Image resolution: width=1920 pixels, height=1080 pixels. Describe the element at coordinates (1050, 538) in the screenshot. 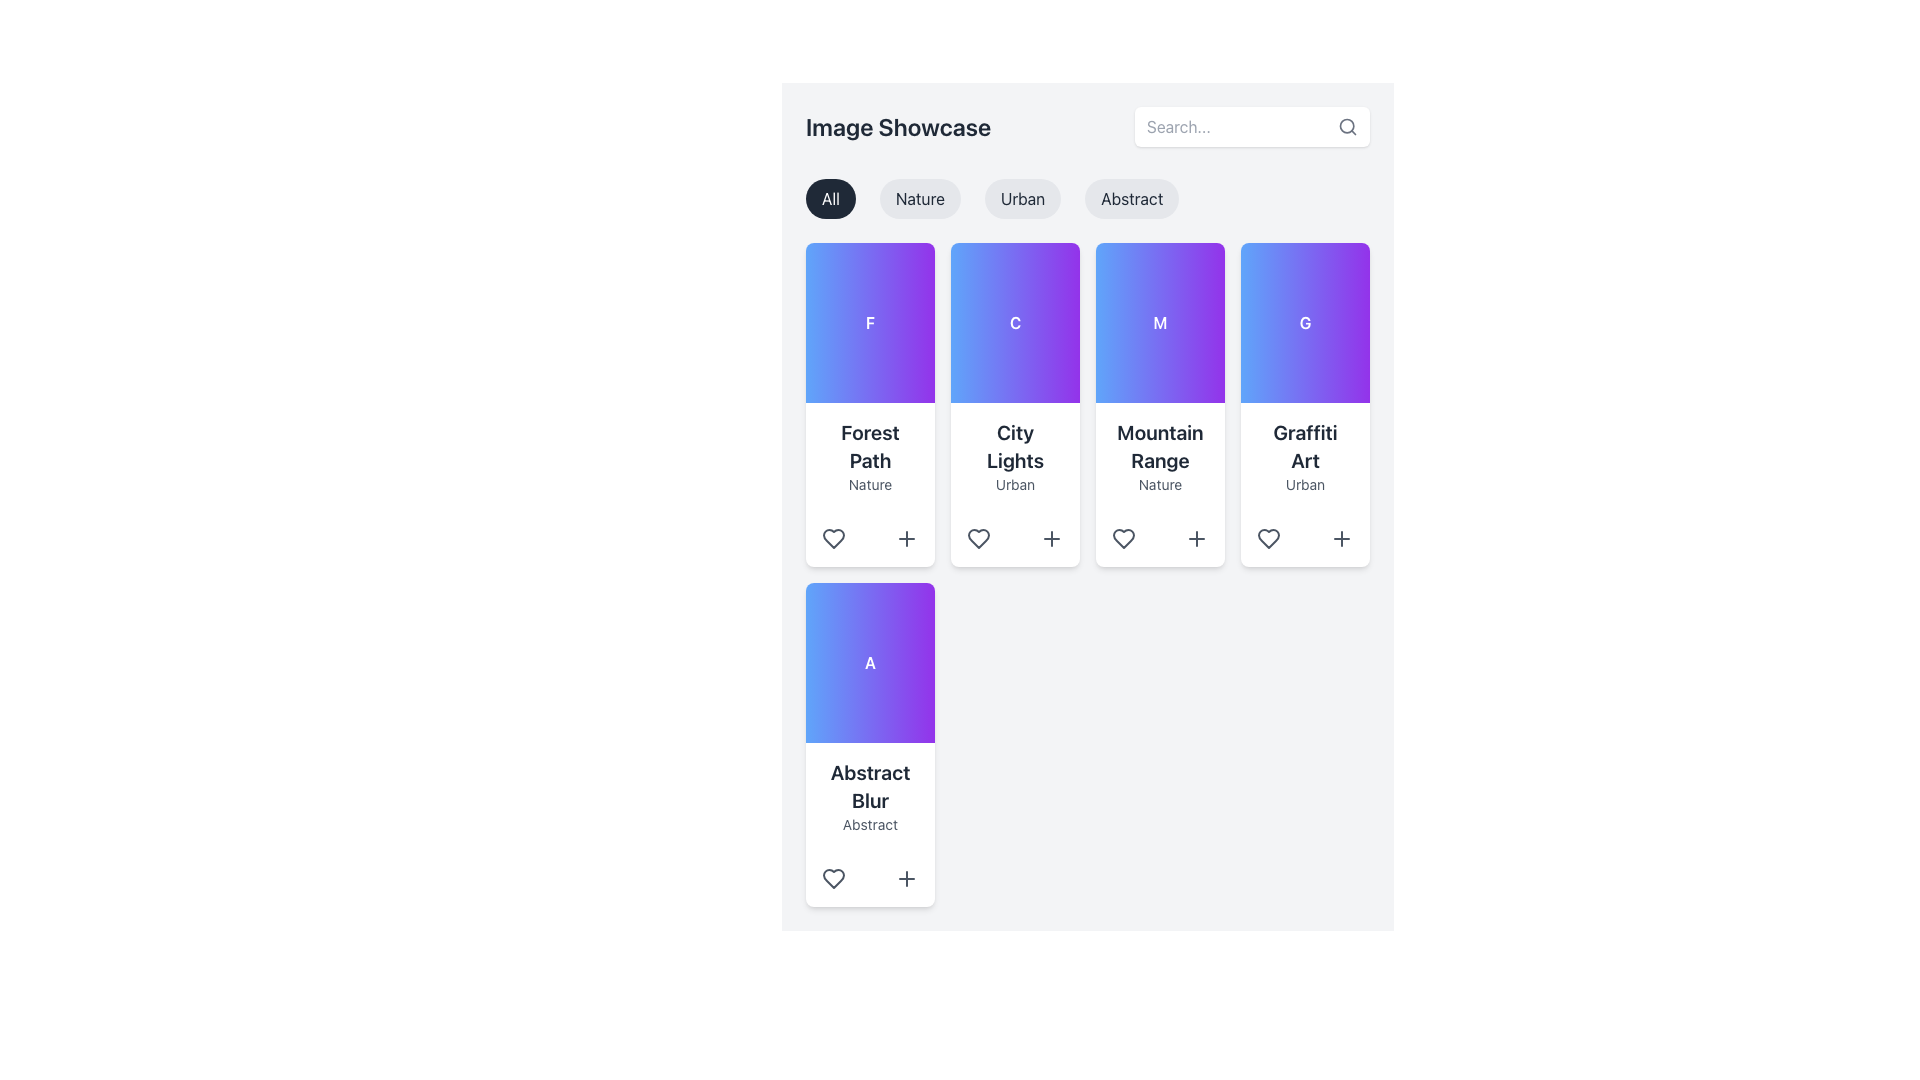

I see `the plus sign button located at the bottom-right of the 'City Lights' card` at that location.